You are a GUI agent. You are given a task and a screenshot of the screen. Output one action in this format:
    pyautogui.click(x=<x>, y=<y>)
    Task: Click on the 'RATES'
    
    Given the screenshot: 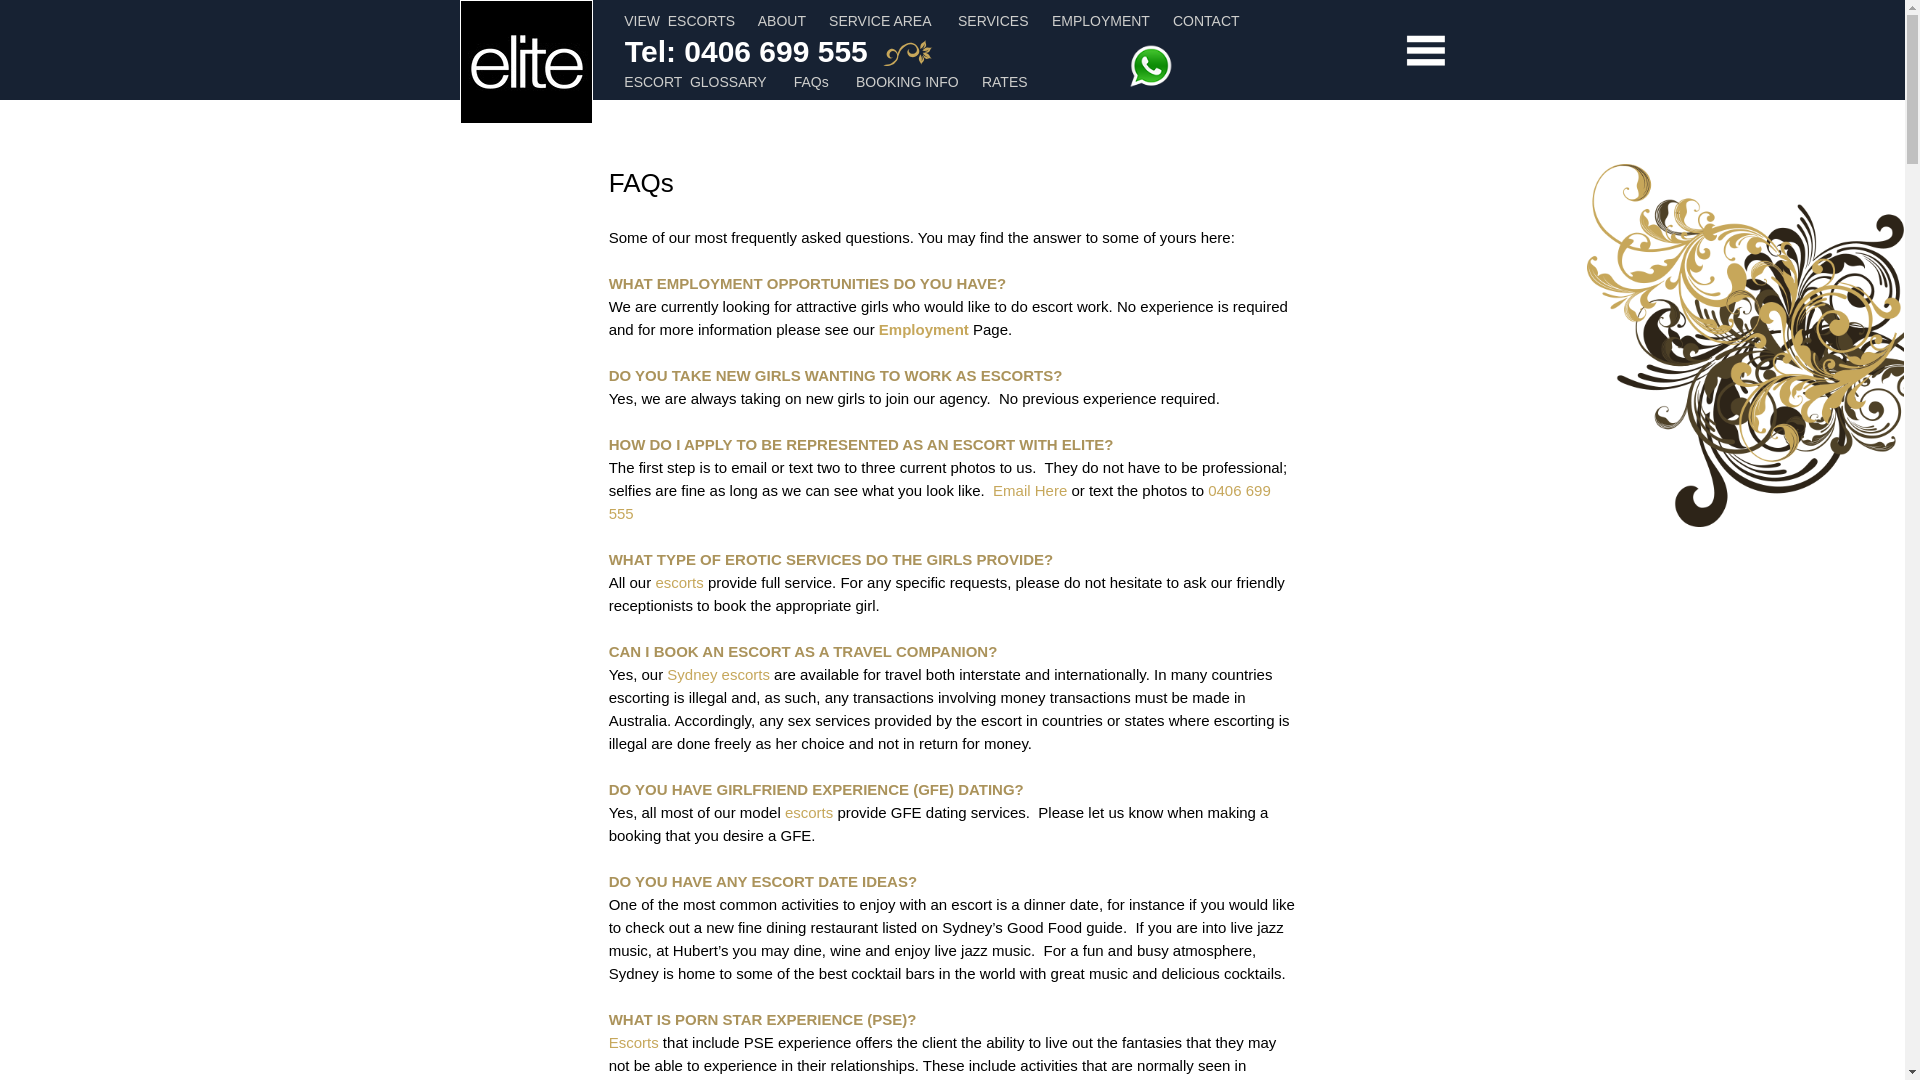 What is the action you would take?
    pyautogui.click(x=1004, y=80)
    